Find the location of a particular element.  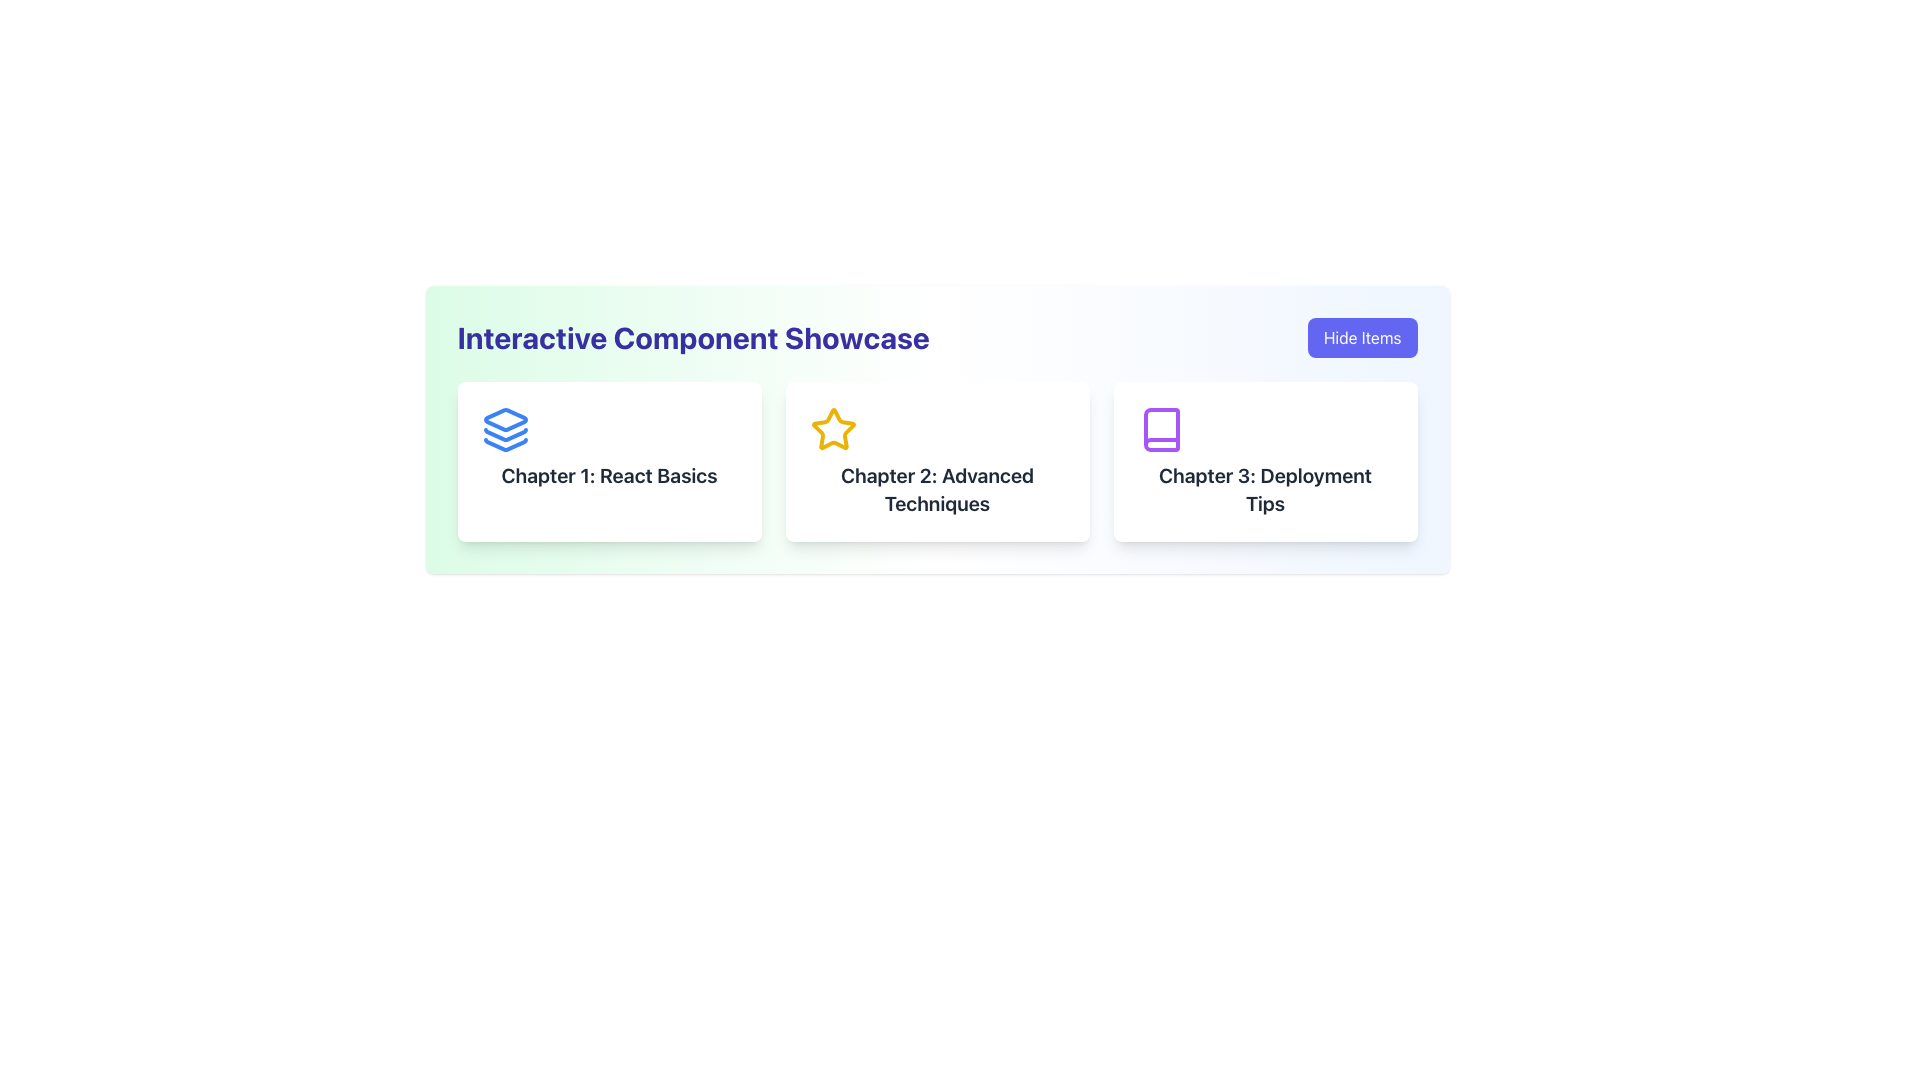

the distinct chevron-shaped graphical element with a blue outline, located centrally in the leftmost card labeled 'Chapter 1: React Basics' is located at coordinates (505, 443).